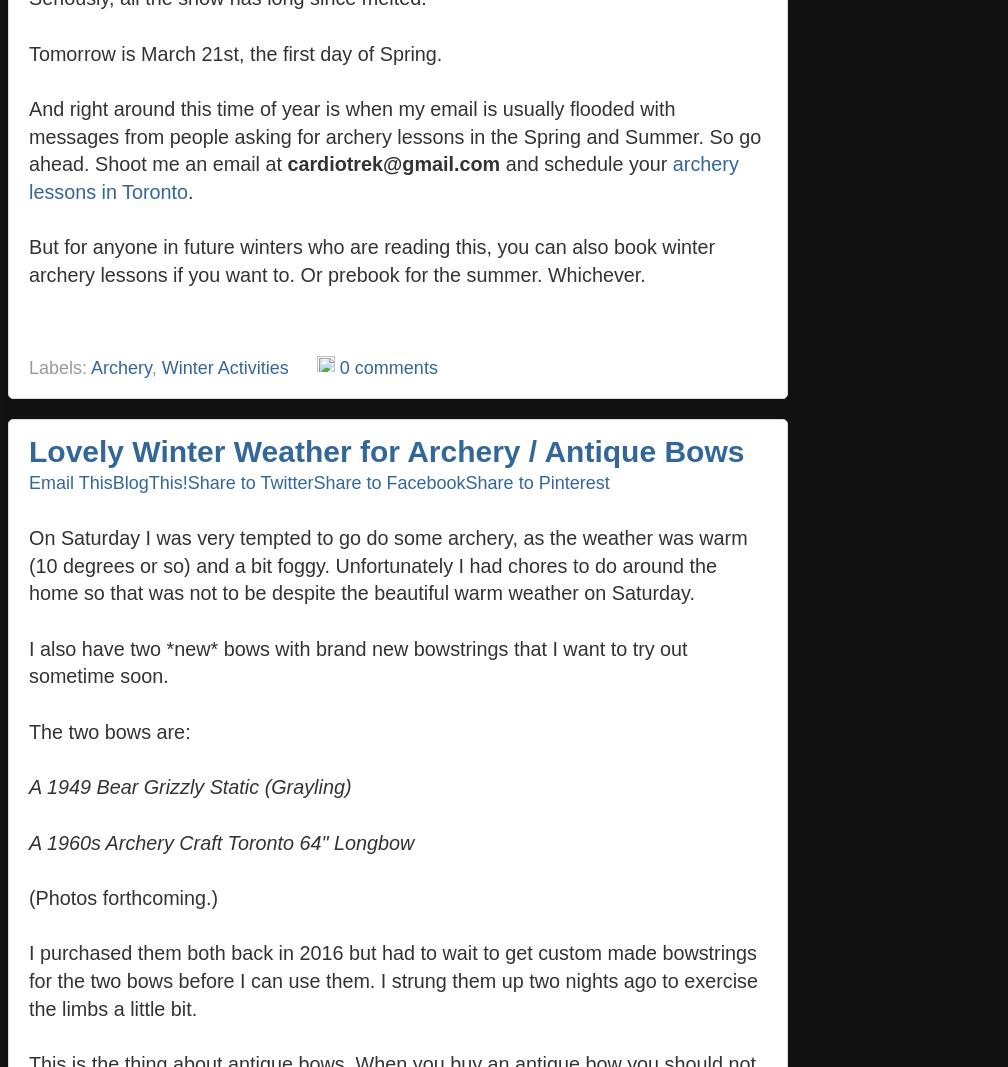  I want to click on 'cardiotrek@gmail.com', so click(393, 162).